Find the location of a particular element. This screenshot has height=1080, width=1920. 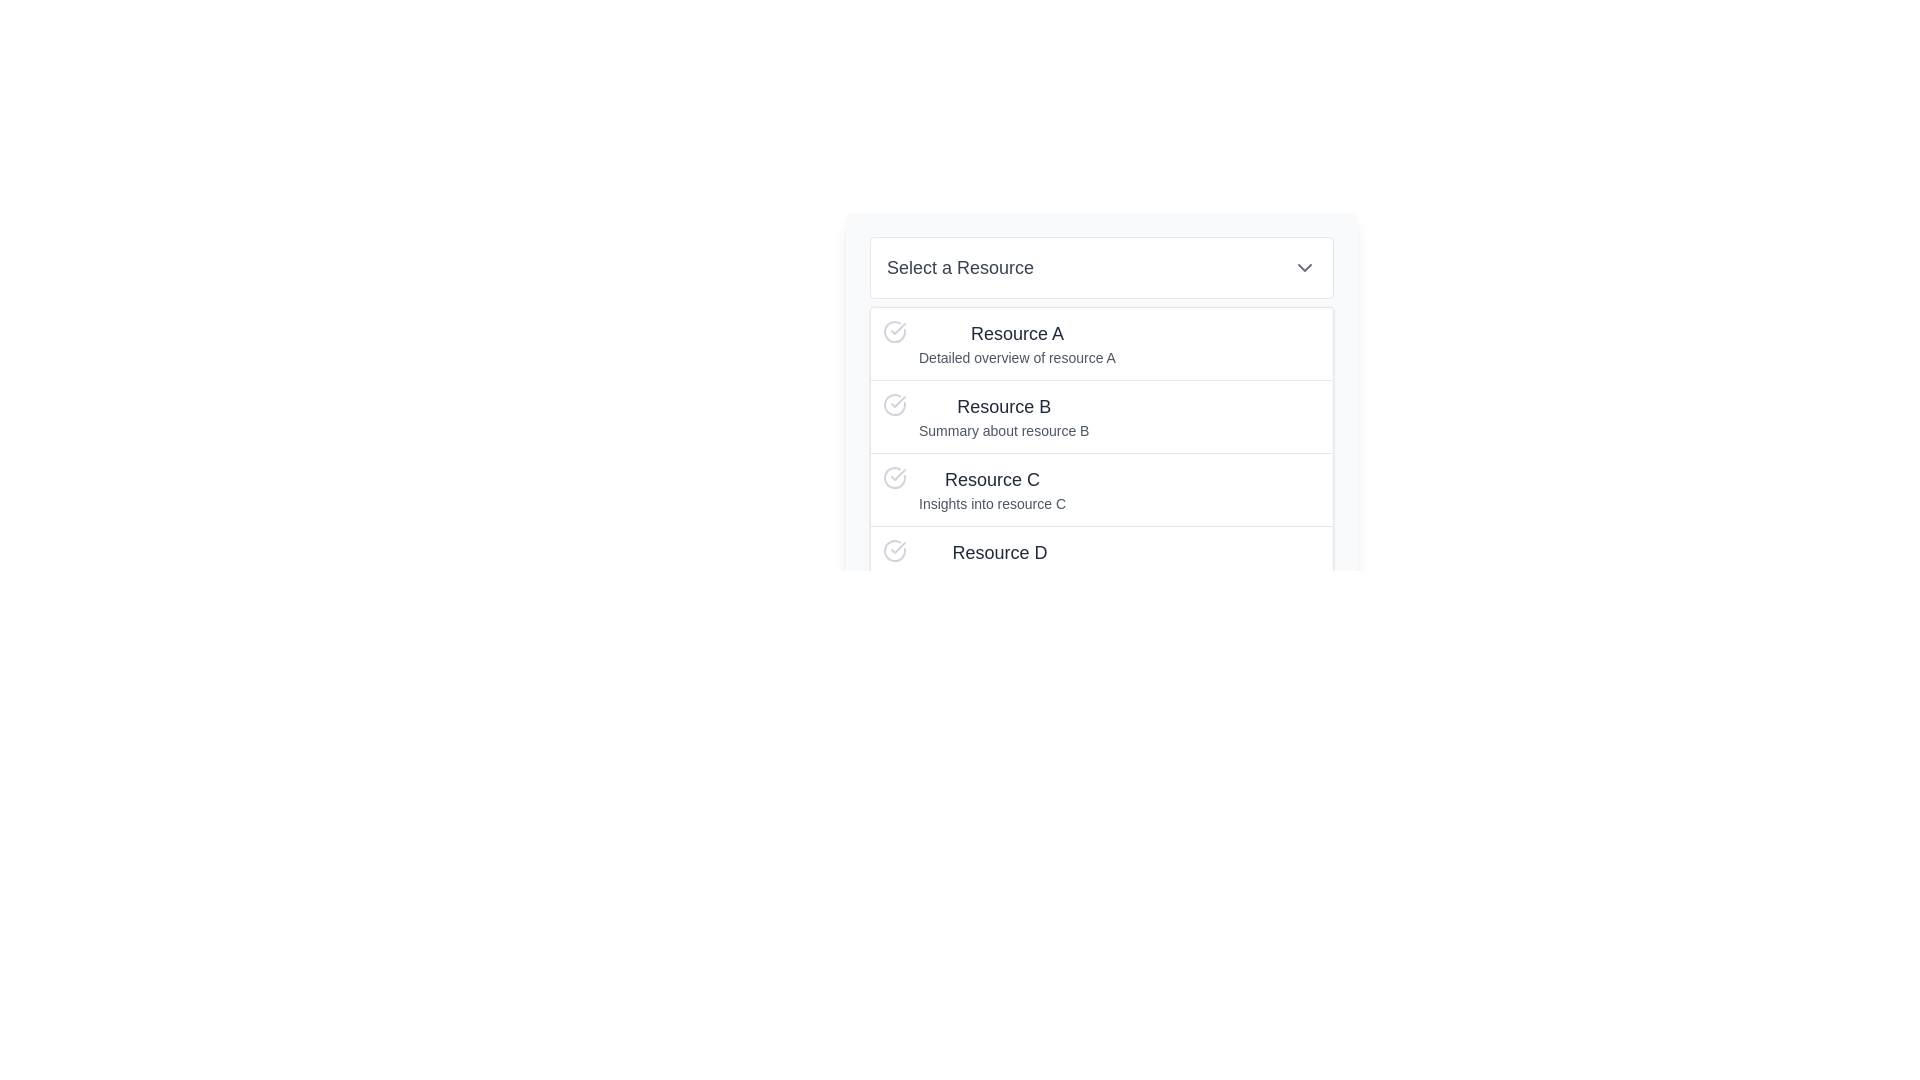

the Dropdown Button labeled 'Select a Resource' is located at coordinates (1101, 266).